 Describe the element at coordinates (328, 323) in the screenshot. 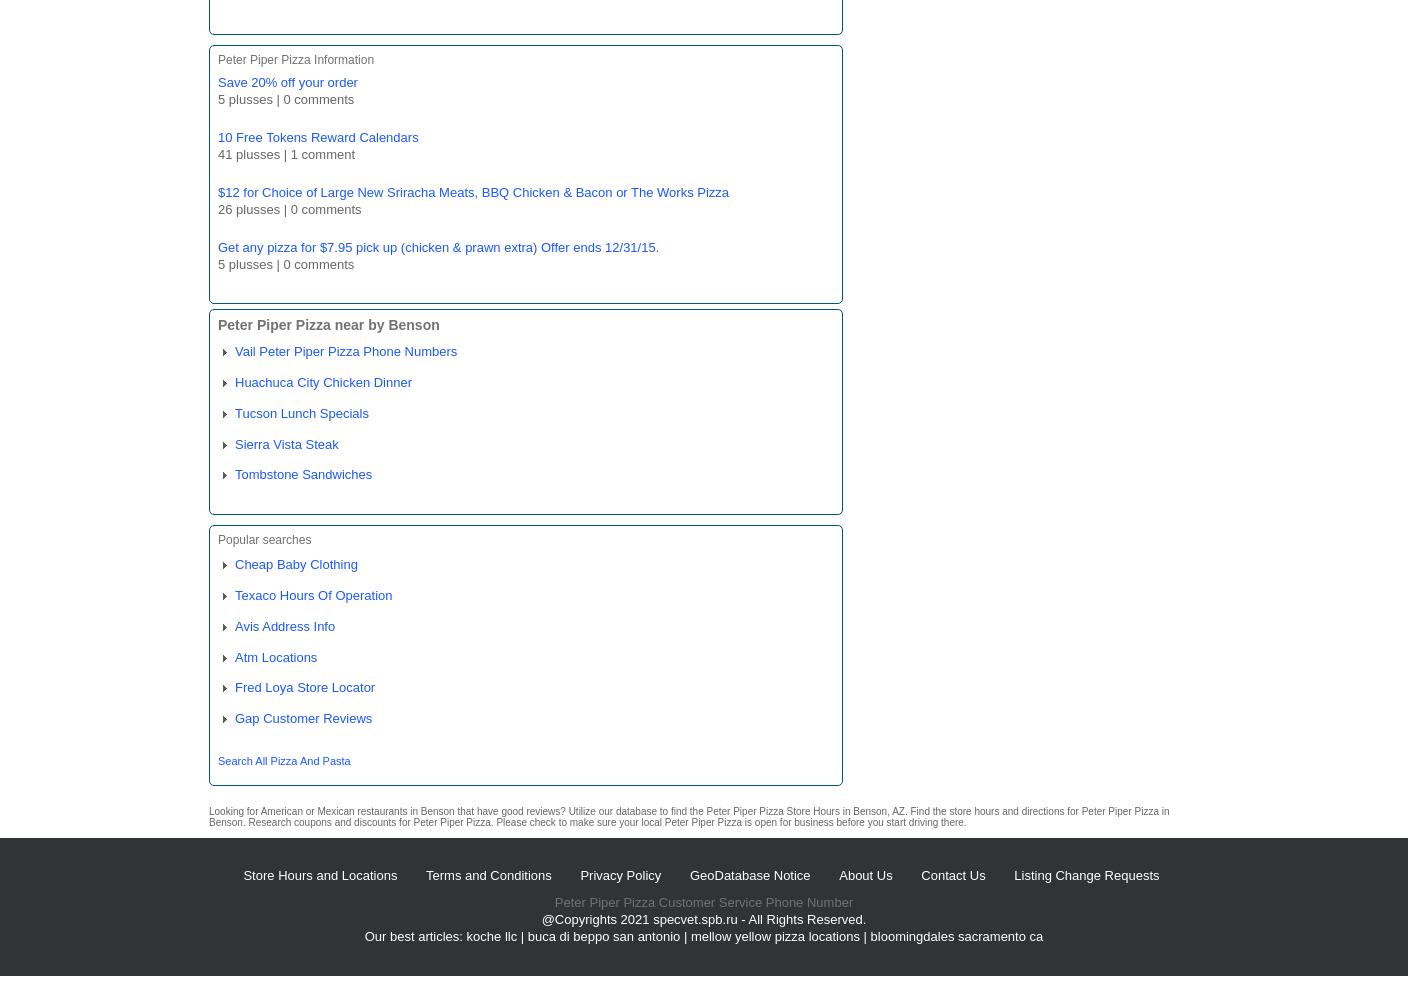

I see `'Peter Piper Pizza near by Benson'` at that location.